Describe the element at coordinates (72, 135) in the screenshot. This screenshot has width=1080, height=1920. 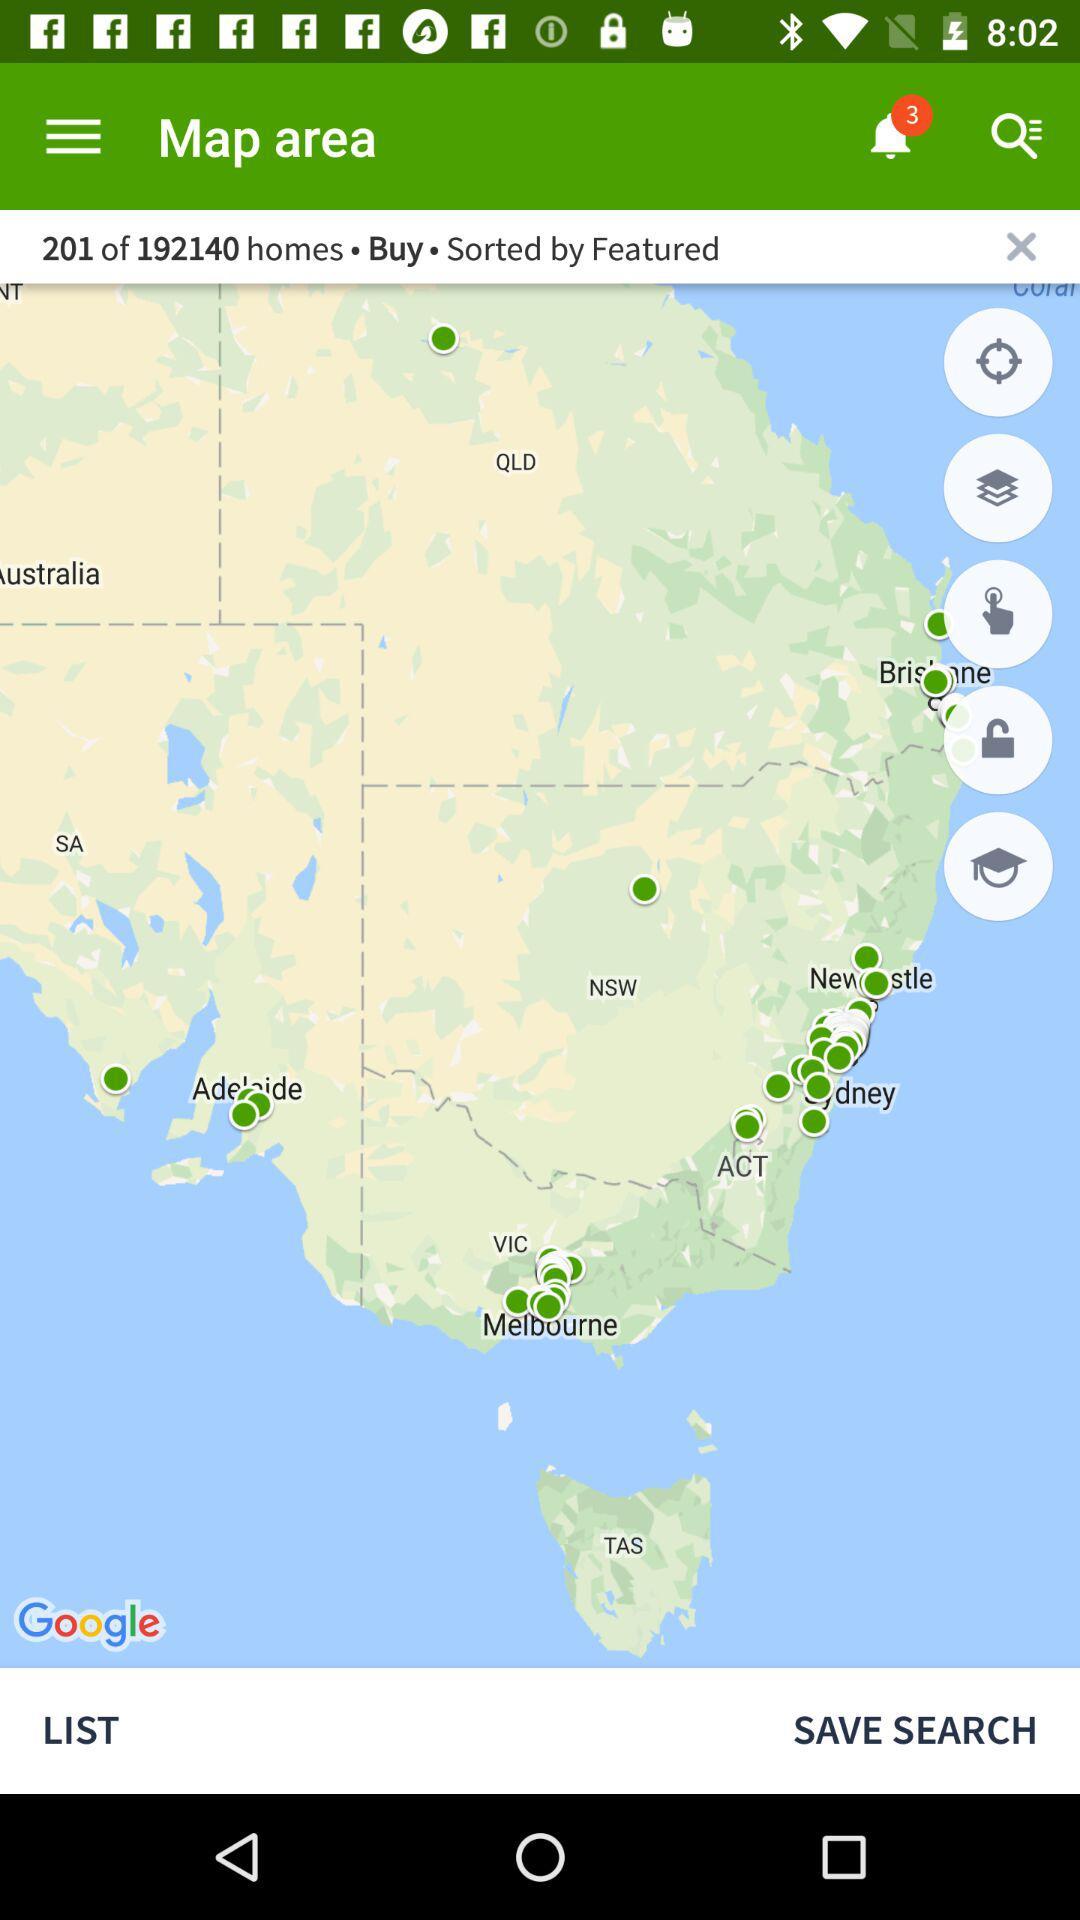
I see `side menu option` at that location.